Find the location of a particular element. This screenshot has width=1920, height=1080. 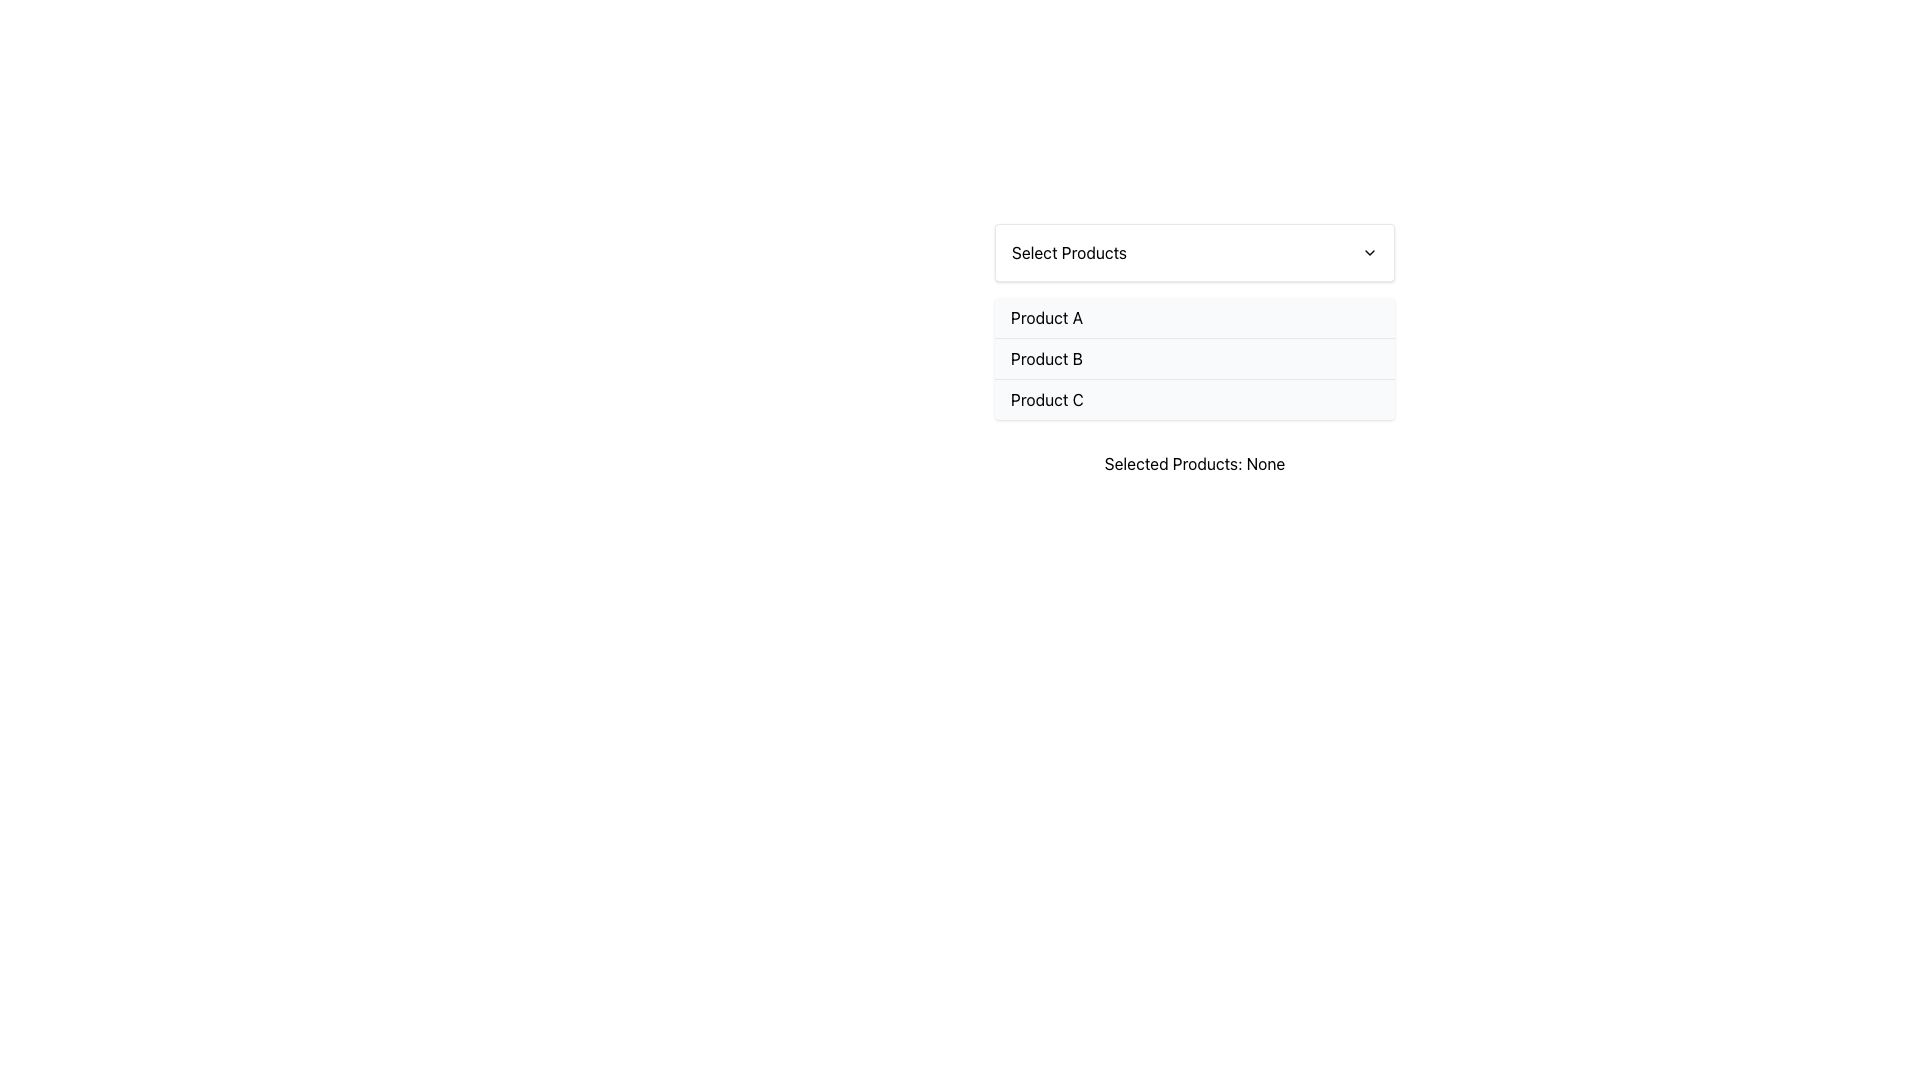

displayed text from the static text label that shows 'Selected Products: None', located at the bottom of the product list is located at coordinates (1195, 463).